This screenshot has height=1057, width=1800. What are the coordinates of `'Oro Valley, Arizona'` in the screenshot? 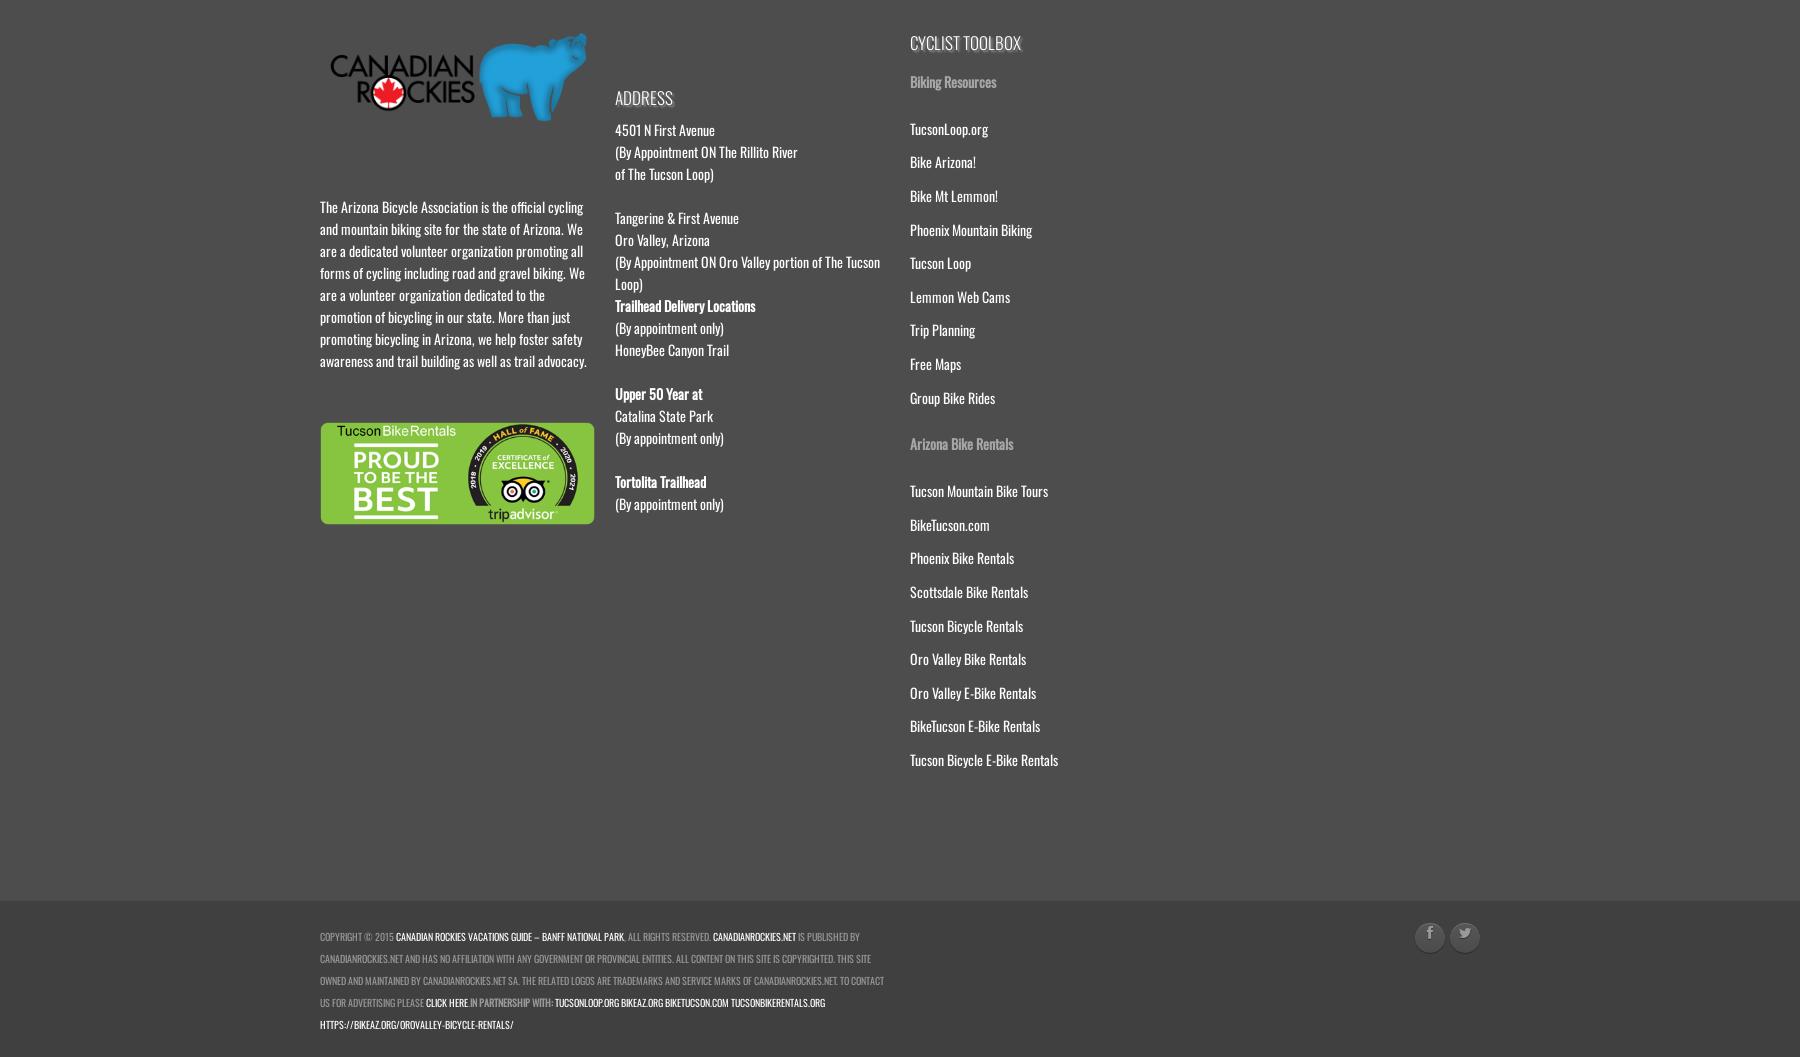 It's located at (662, 237).